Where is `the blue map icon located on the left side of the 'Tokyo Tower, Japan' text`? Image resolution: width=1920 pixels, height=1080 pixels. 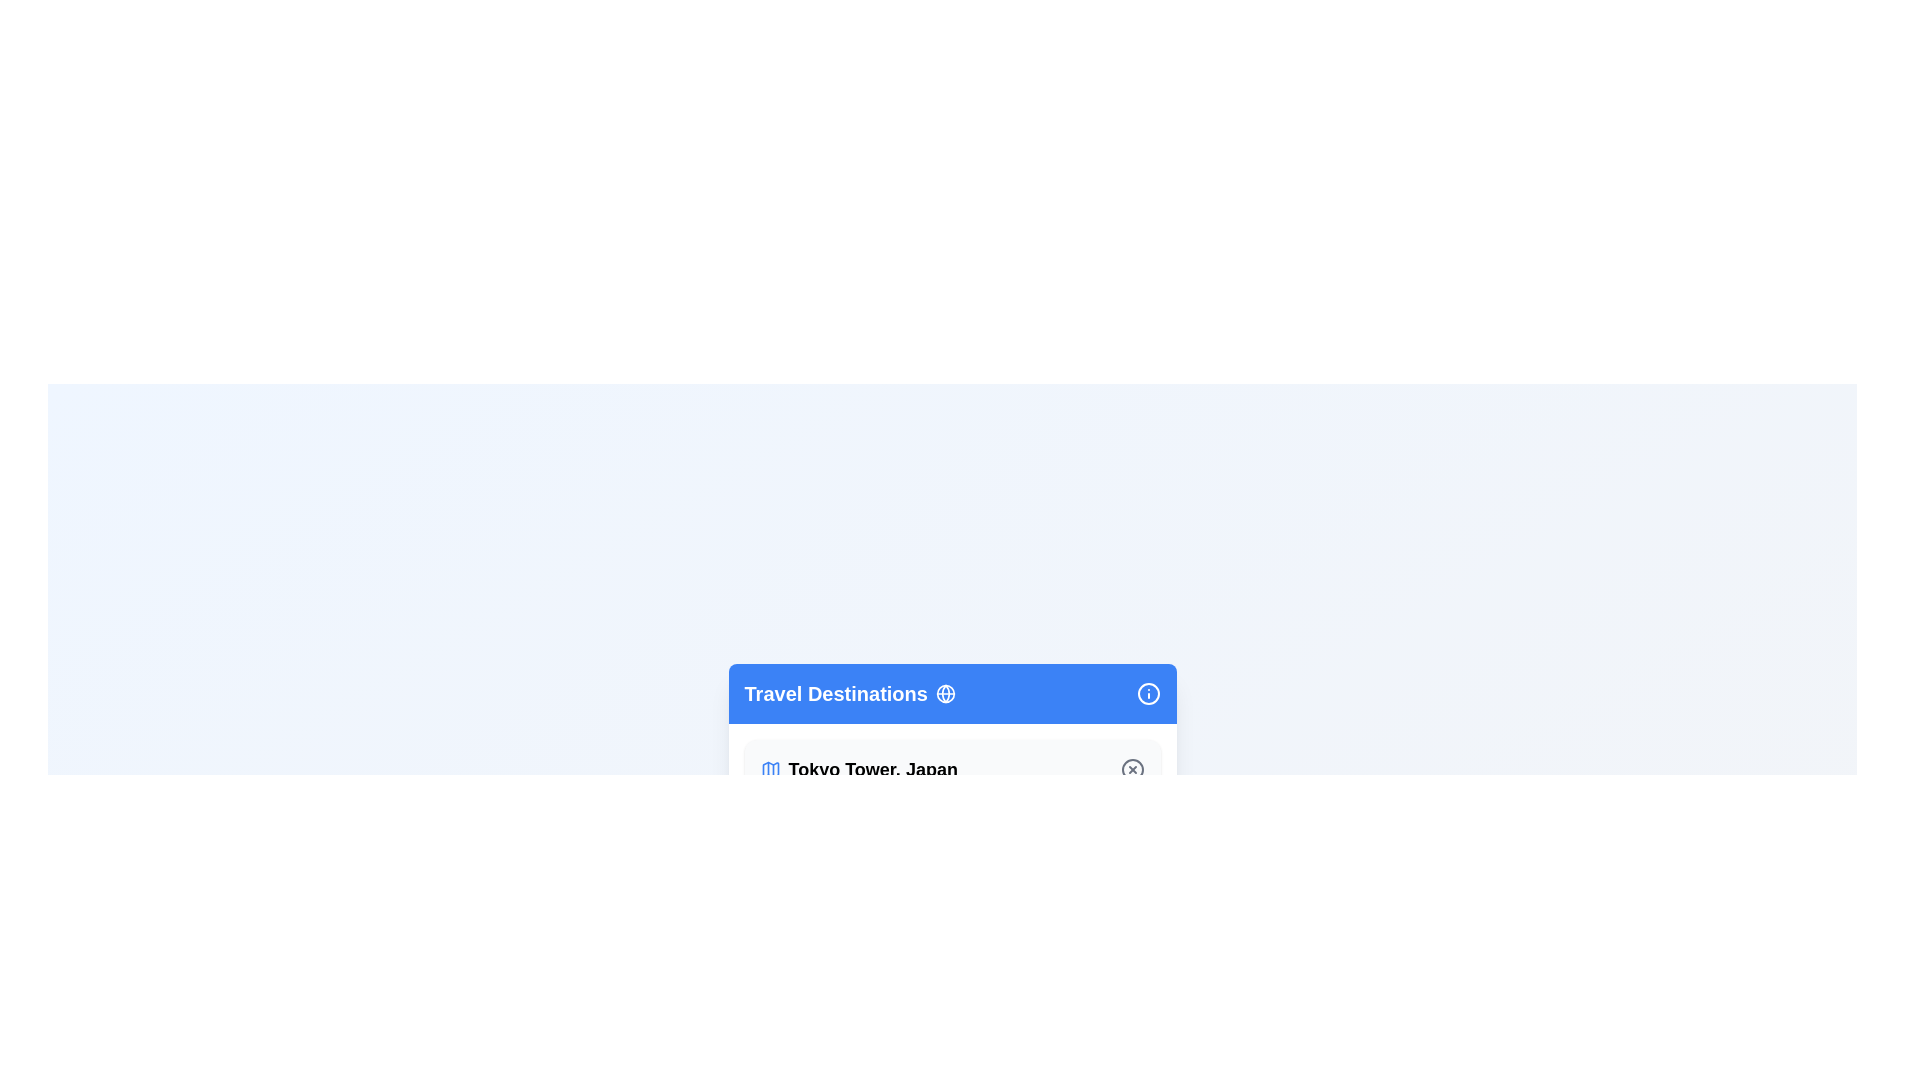
the blue map icon located on the left side of the 'Tokyo Tower, Japan' text is located at coordinates (769, 769).